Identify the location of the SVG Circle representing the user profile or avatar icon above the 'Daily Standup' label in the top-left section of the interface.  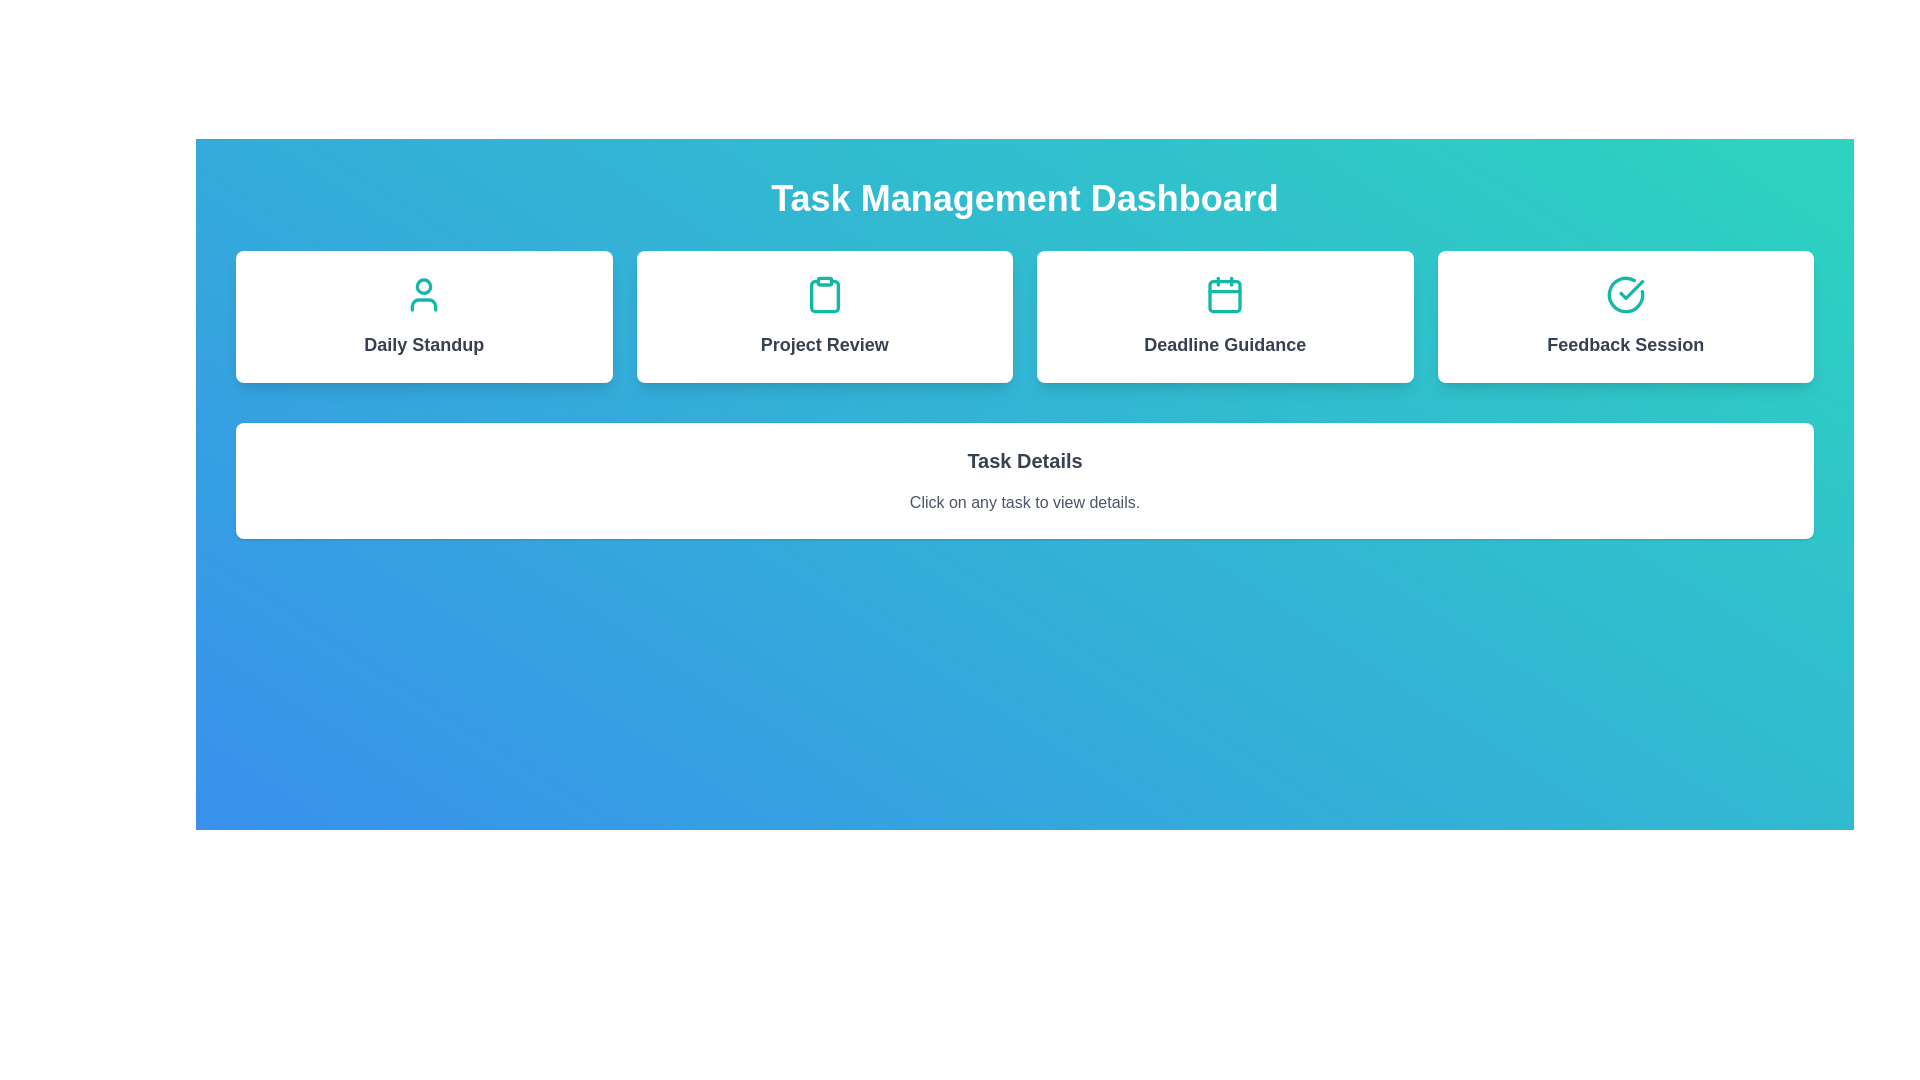
(423, 286).